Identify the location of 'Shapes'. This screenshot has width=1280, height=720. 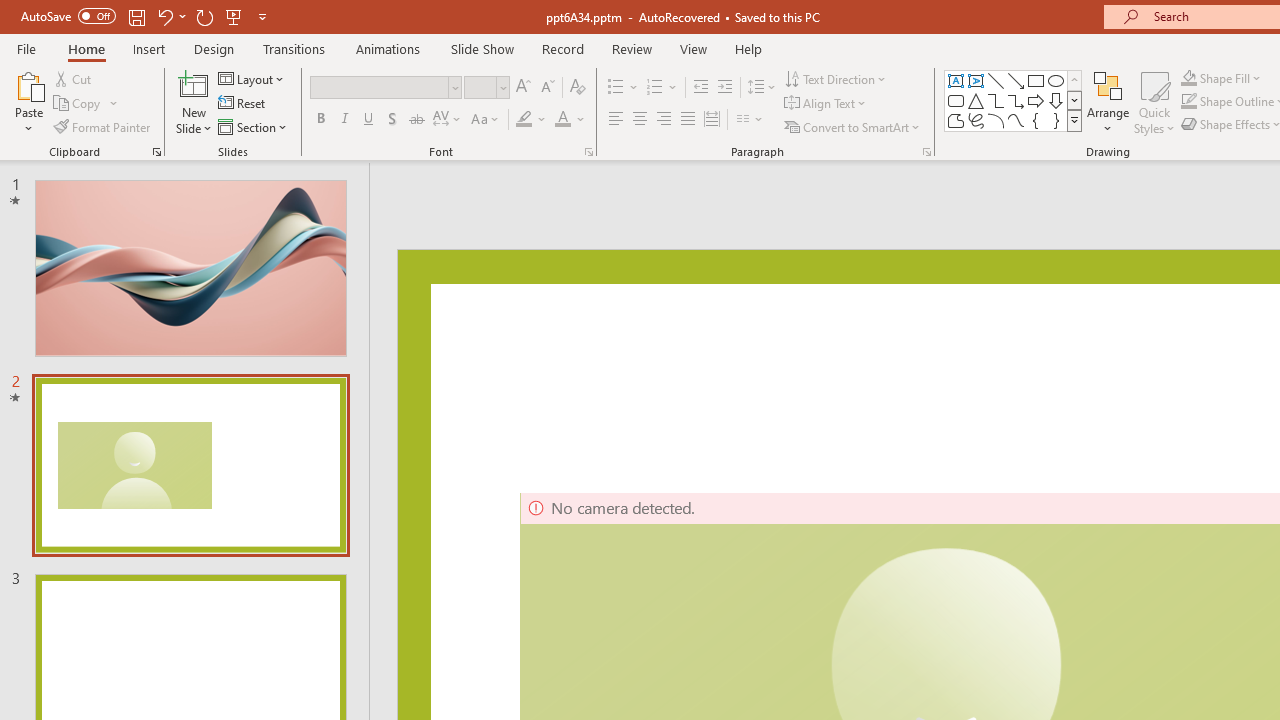
(1073, 120).